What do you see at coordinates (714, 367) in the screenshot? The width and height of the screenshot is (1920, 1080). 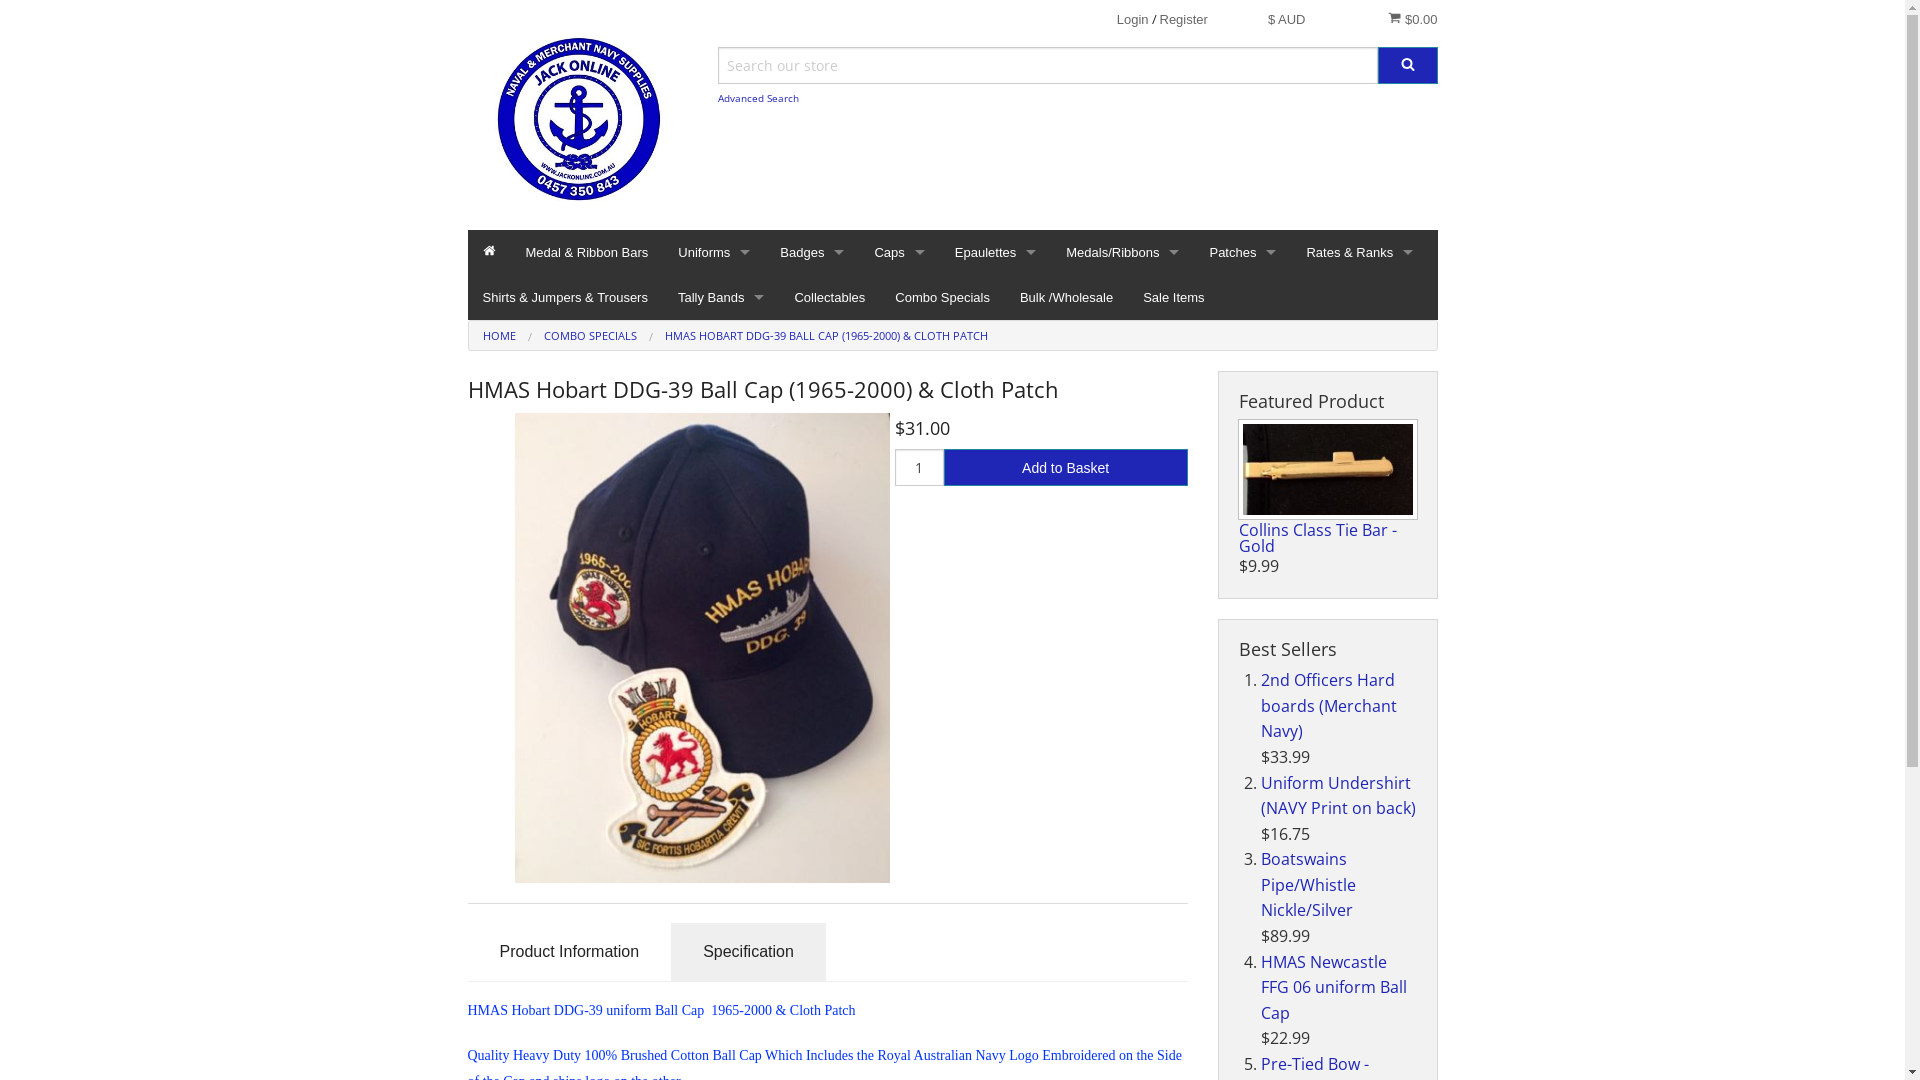 I see `'Accessories'` at bounding box center [714, 367].